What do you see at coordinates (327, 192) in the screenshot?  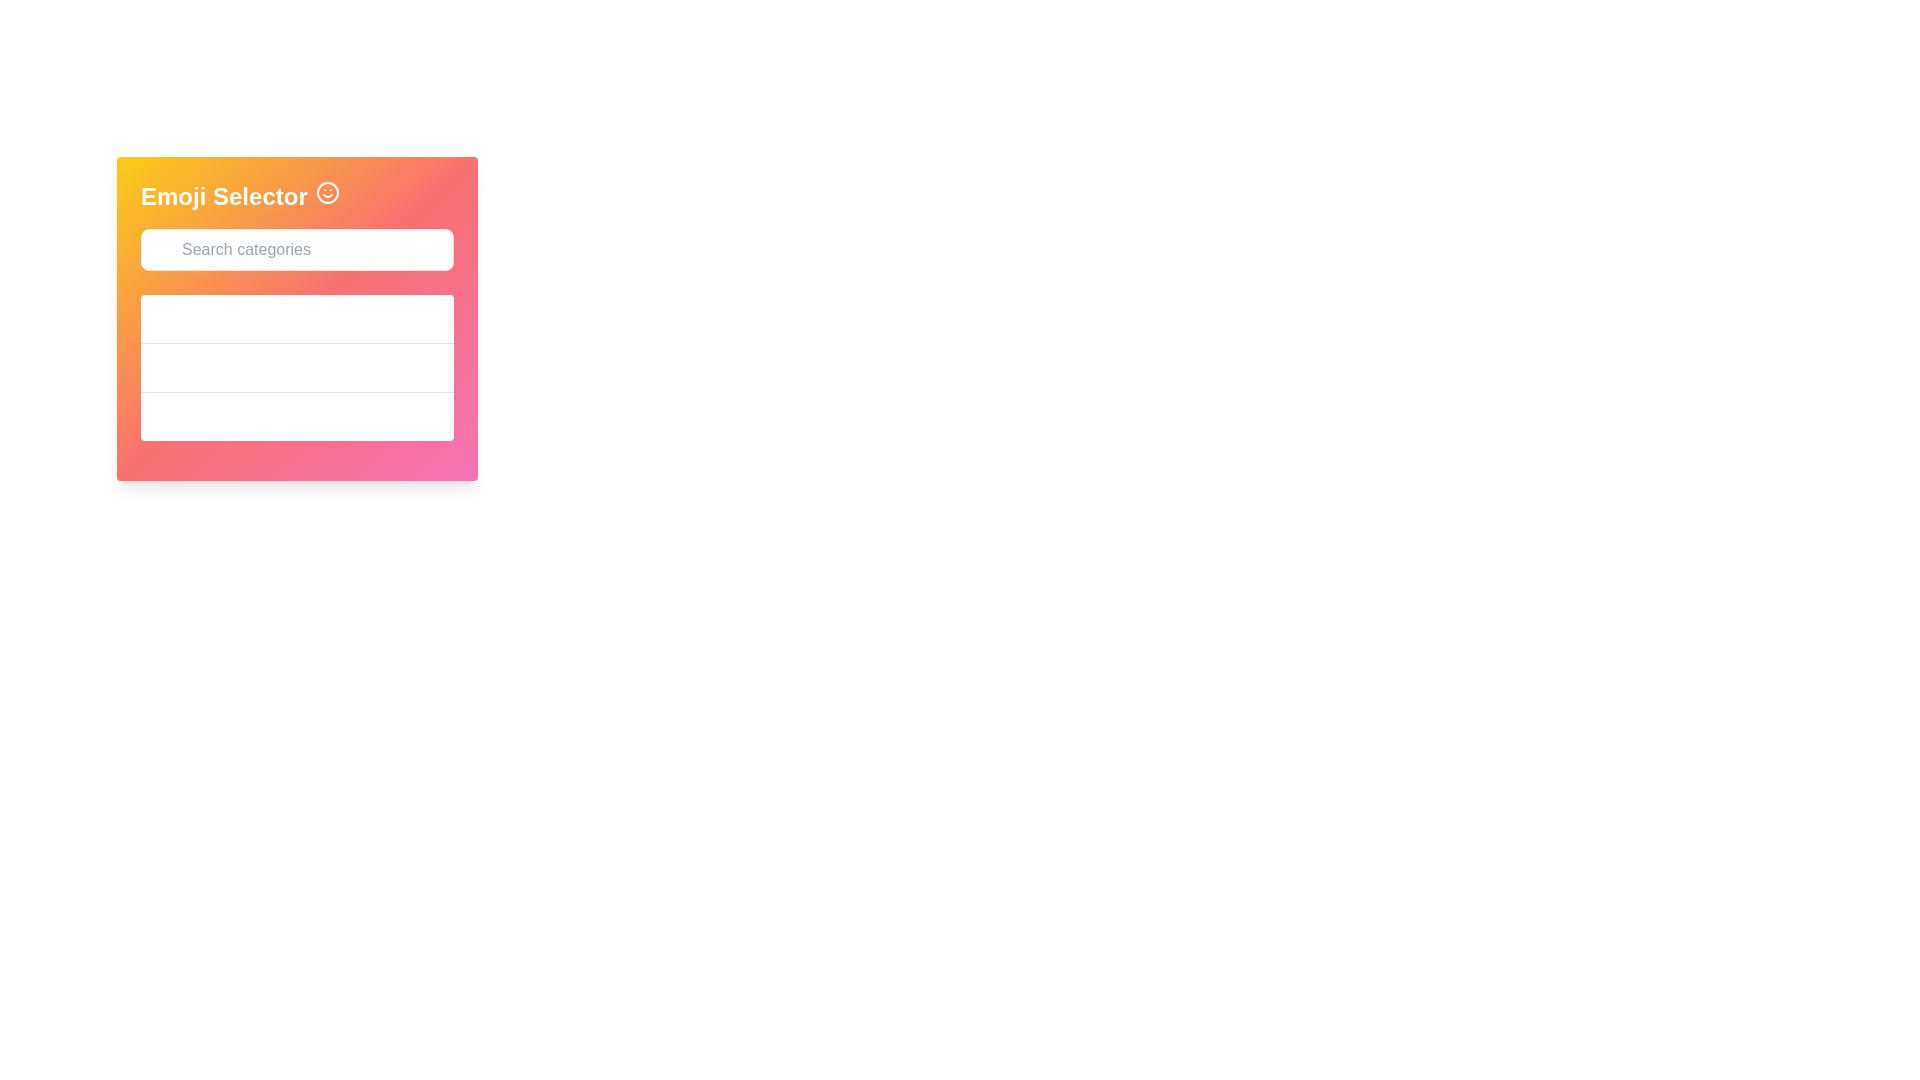 I see `the circular boundary of the smiley face emoji, which has a solid outline and is located adjacent to the text 'Emoji Selector'` at bounding box center [327, 192].